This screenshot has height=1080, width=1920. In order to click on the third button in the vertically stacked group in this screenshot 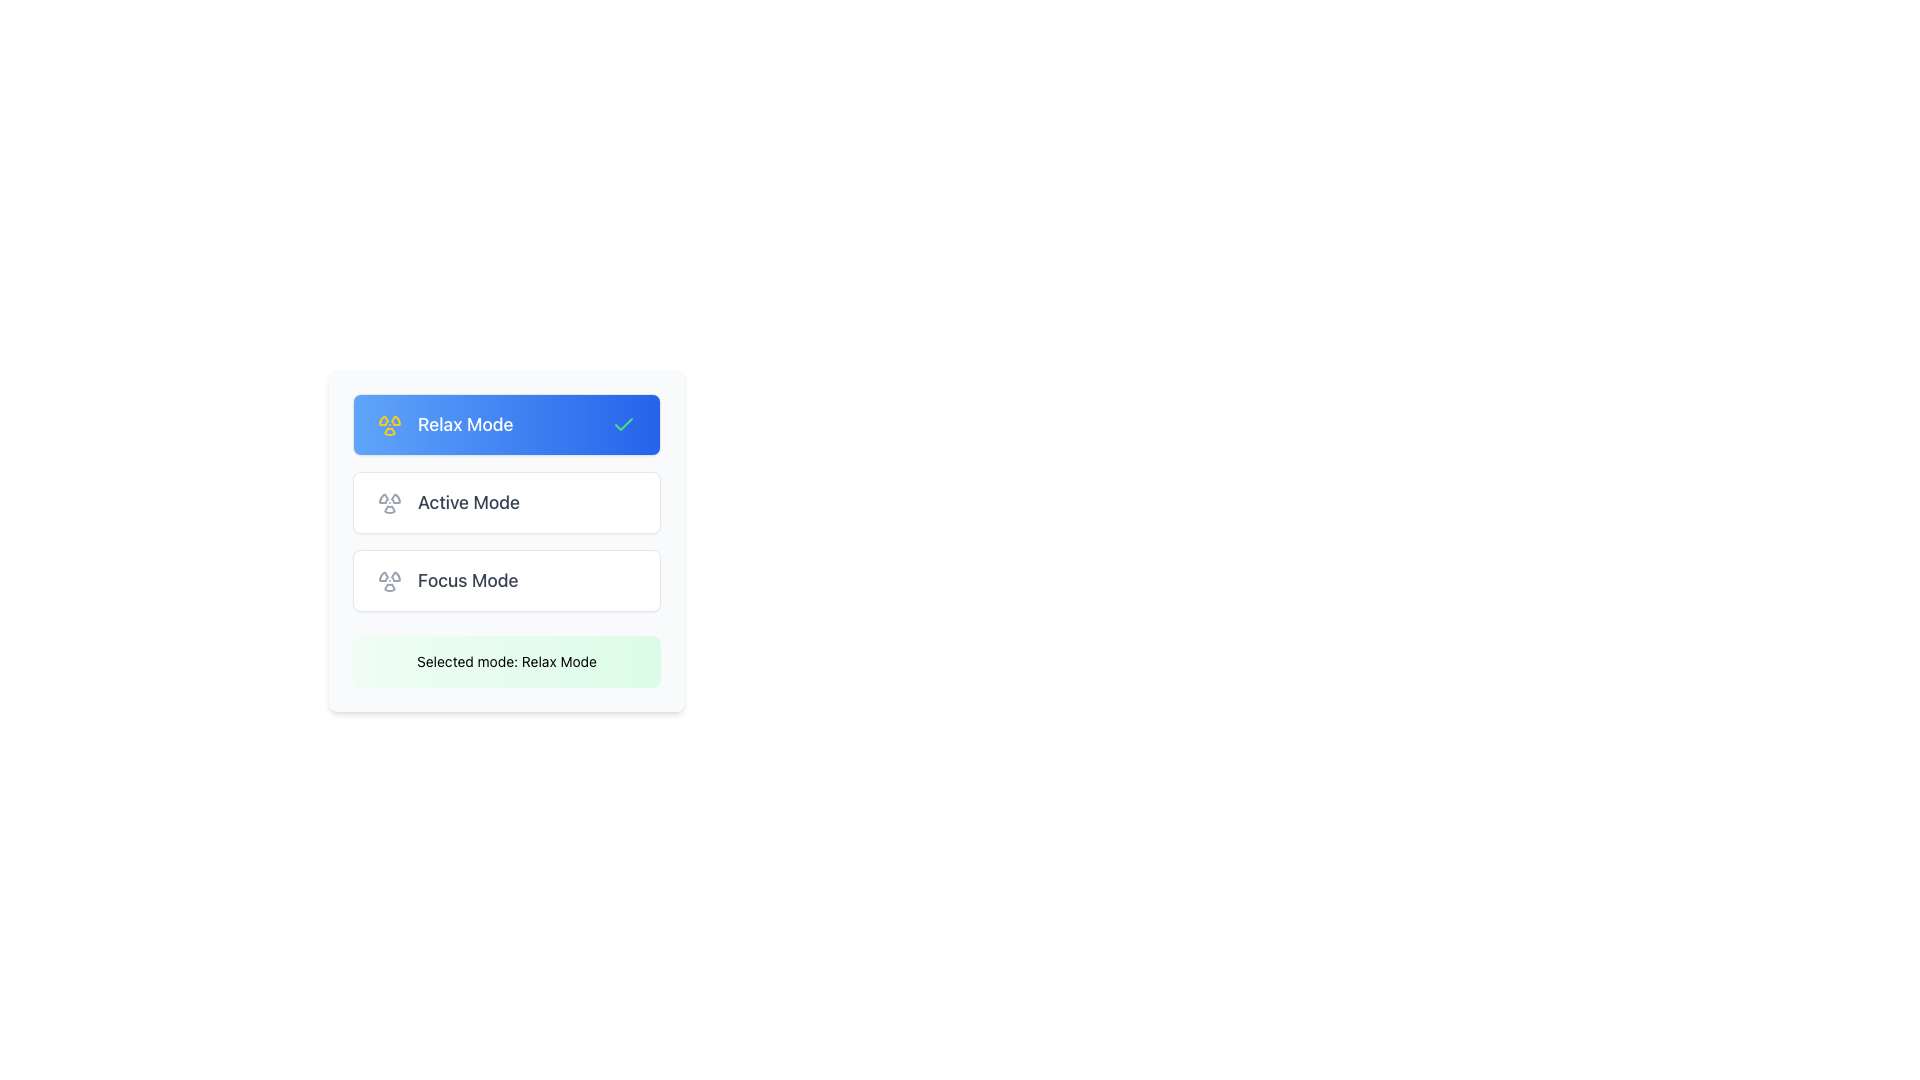, I will do `click(507, 581)`.